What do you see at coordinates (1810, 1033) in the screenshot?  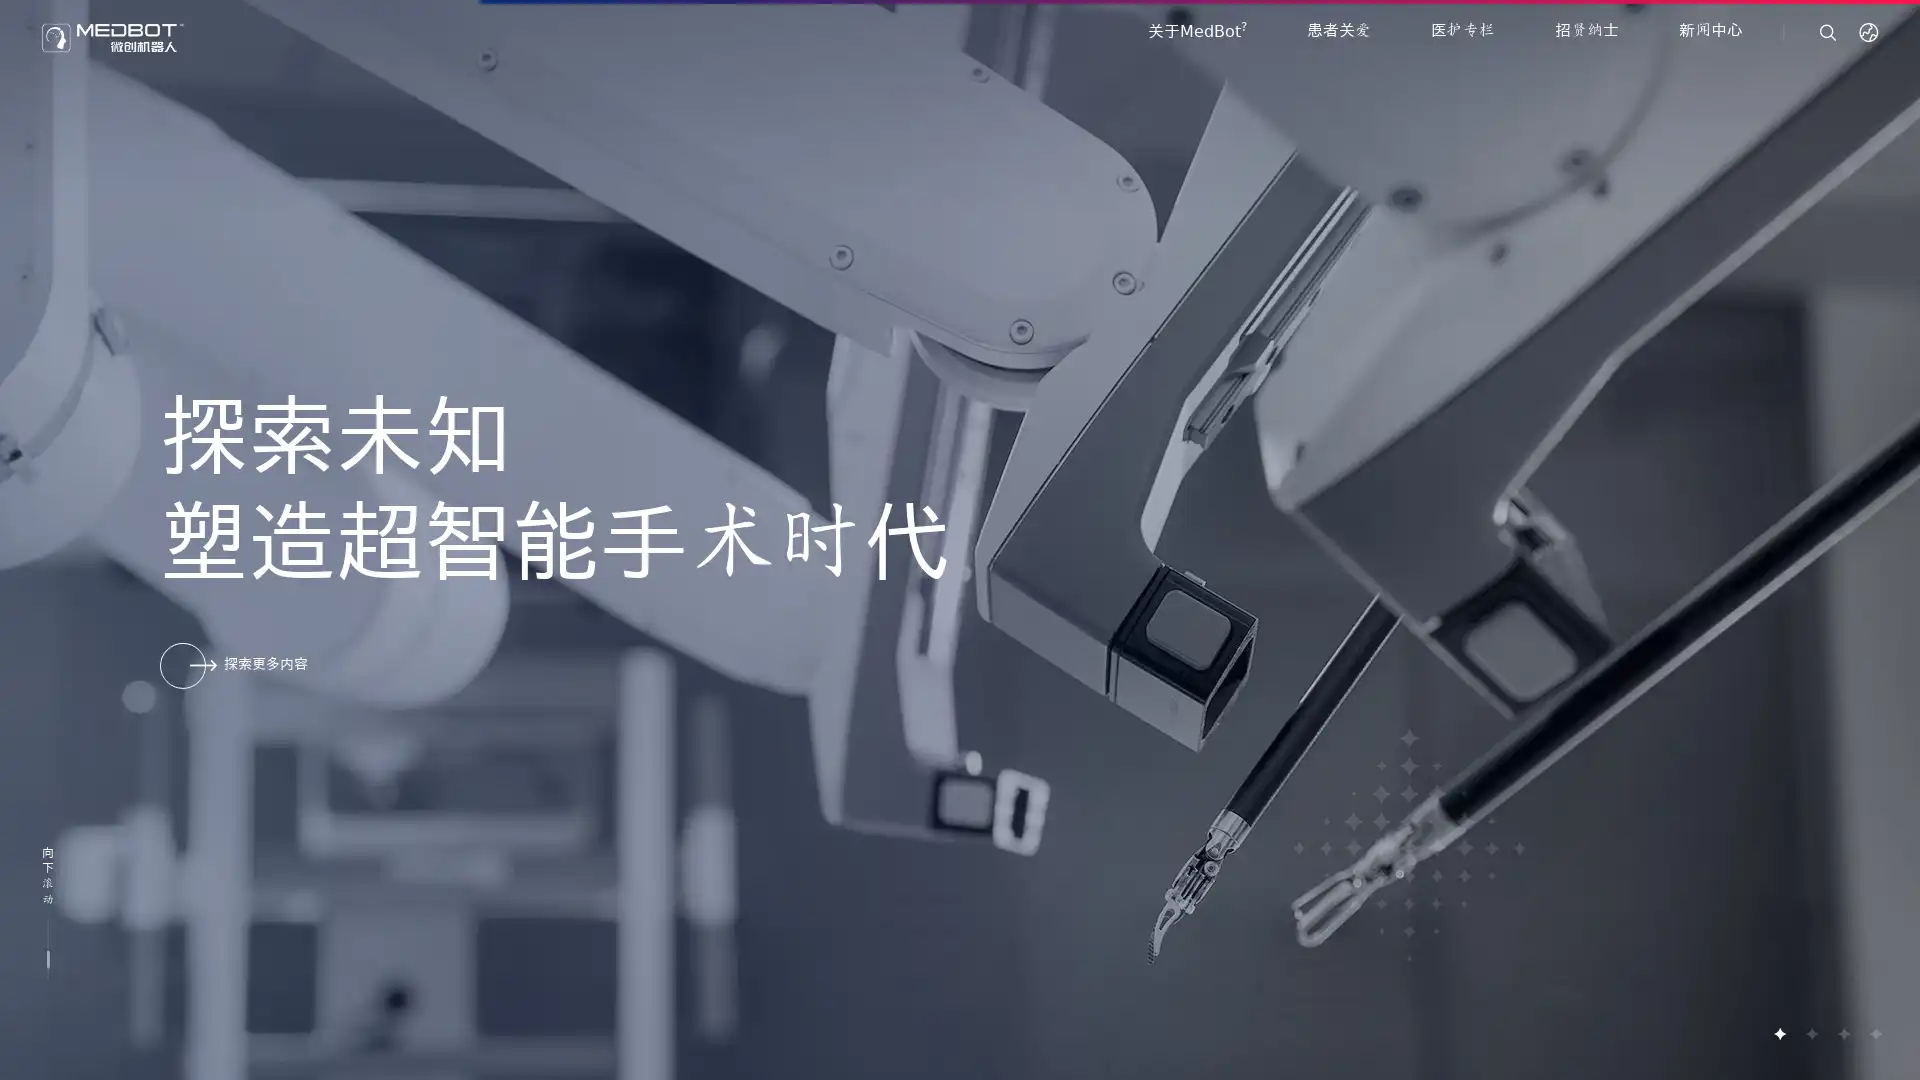 I see `Go to slide 2` at bounding box center [1810, 1033].